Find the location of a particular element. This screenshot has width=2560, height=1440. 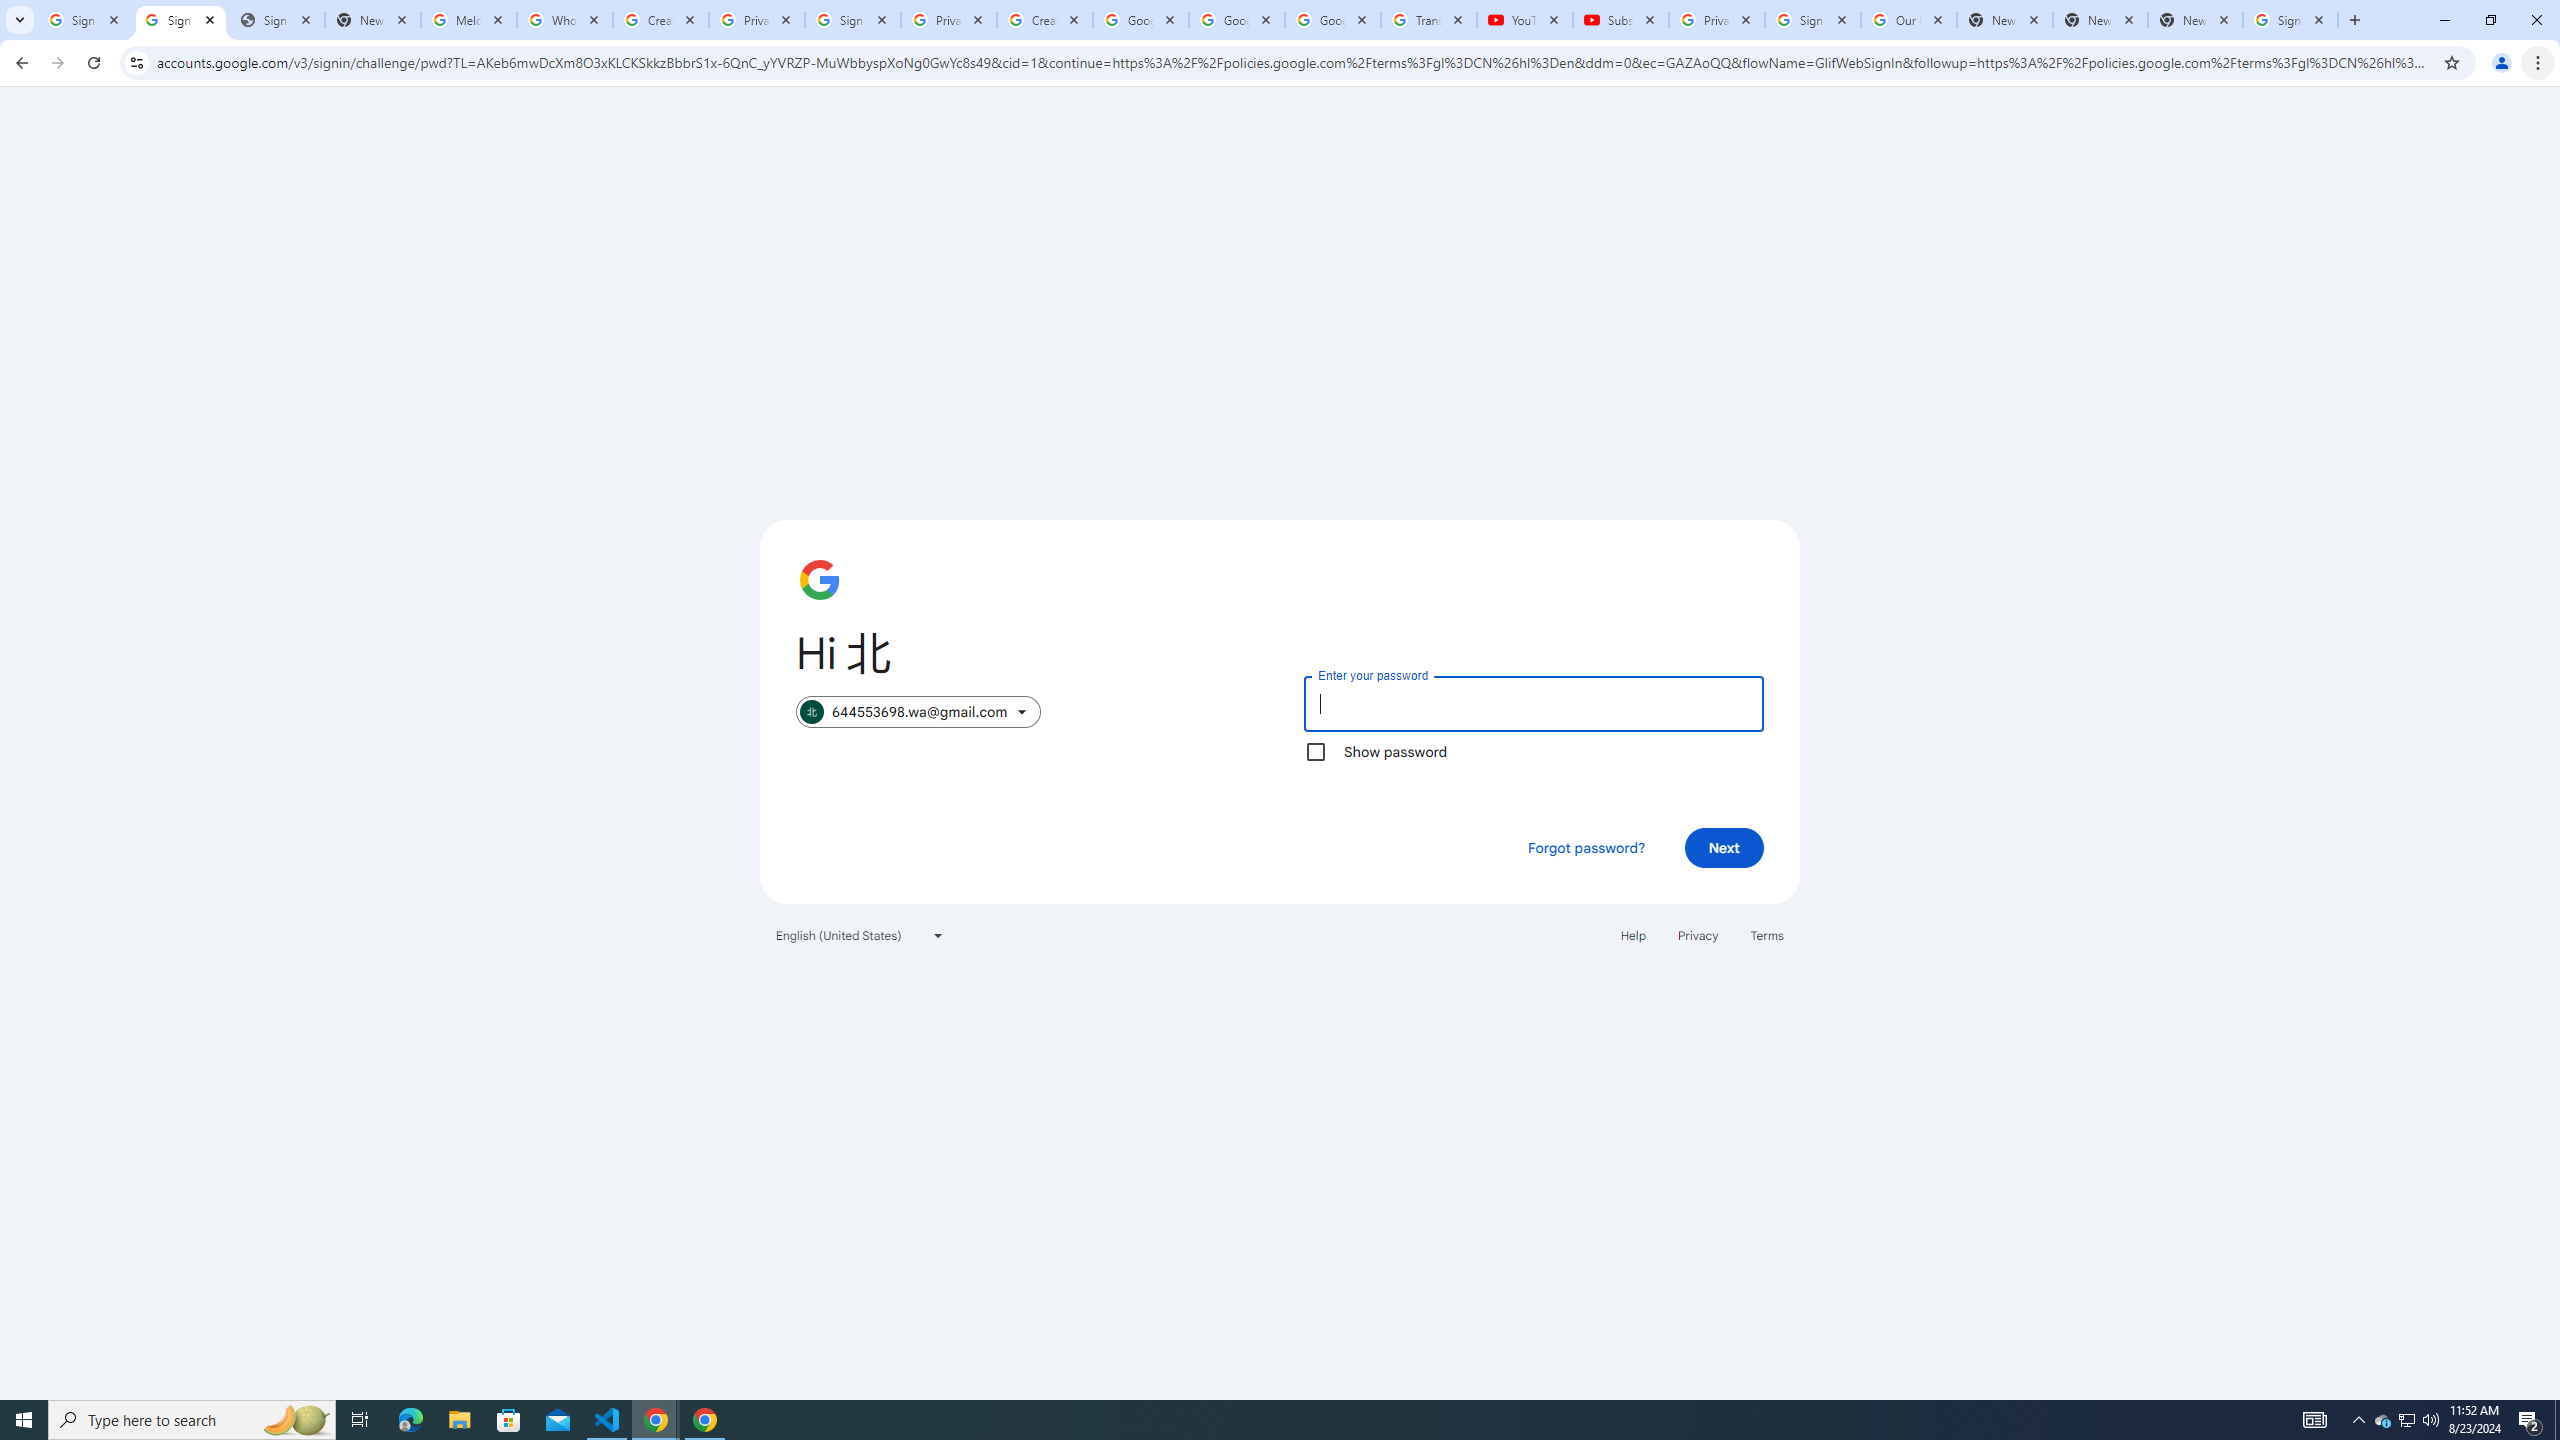

'Sign In - USA TODAY' is located at coordinates (276, 19).